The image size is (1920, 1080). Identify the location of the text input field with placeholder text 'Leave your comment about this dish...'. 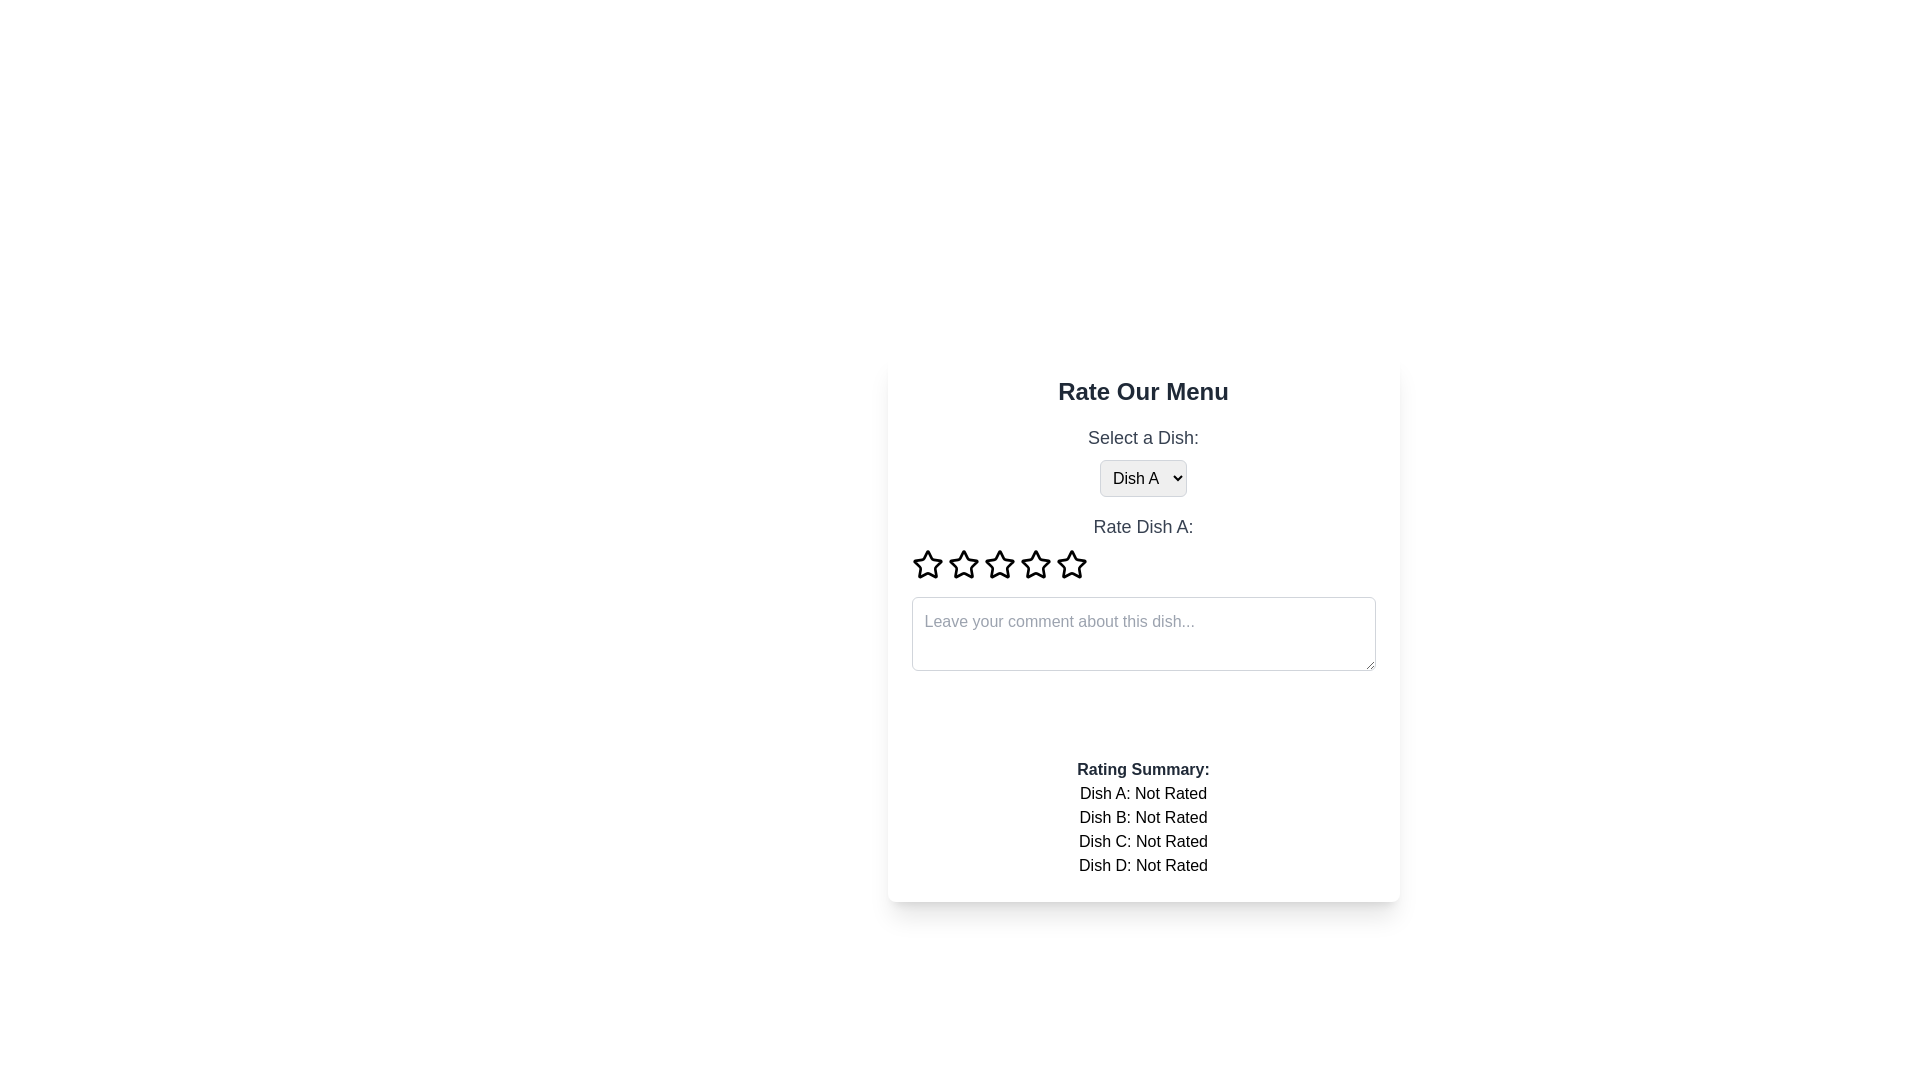
(1143, 633).